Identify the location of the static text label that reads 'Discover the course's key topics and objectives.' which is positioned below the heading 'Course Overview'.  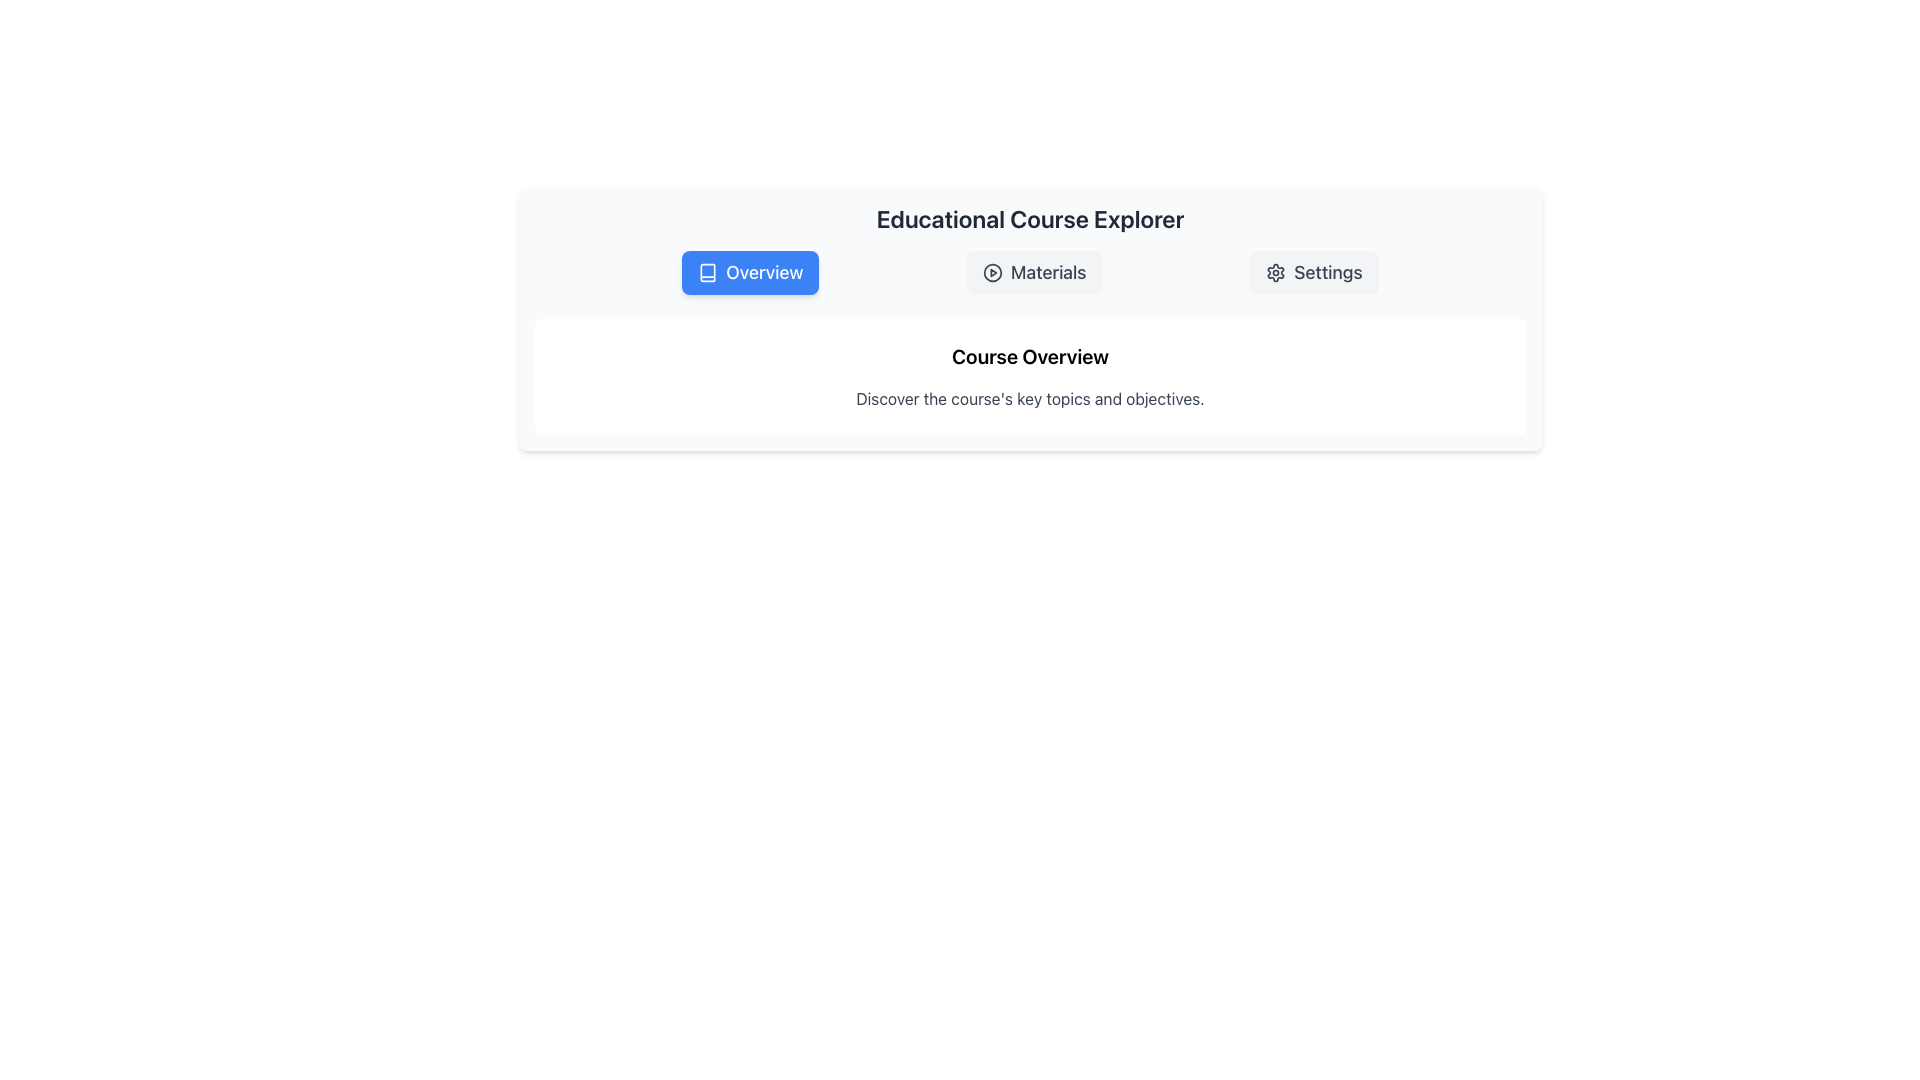
(1030, 398).